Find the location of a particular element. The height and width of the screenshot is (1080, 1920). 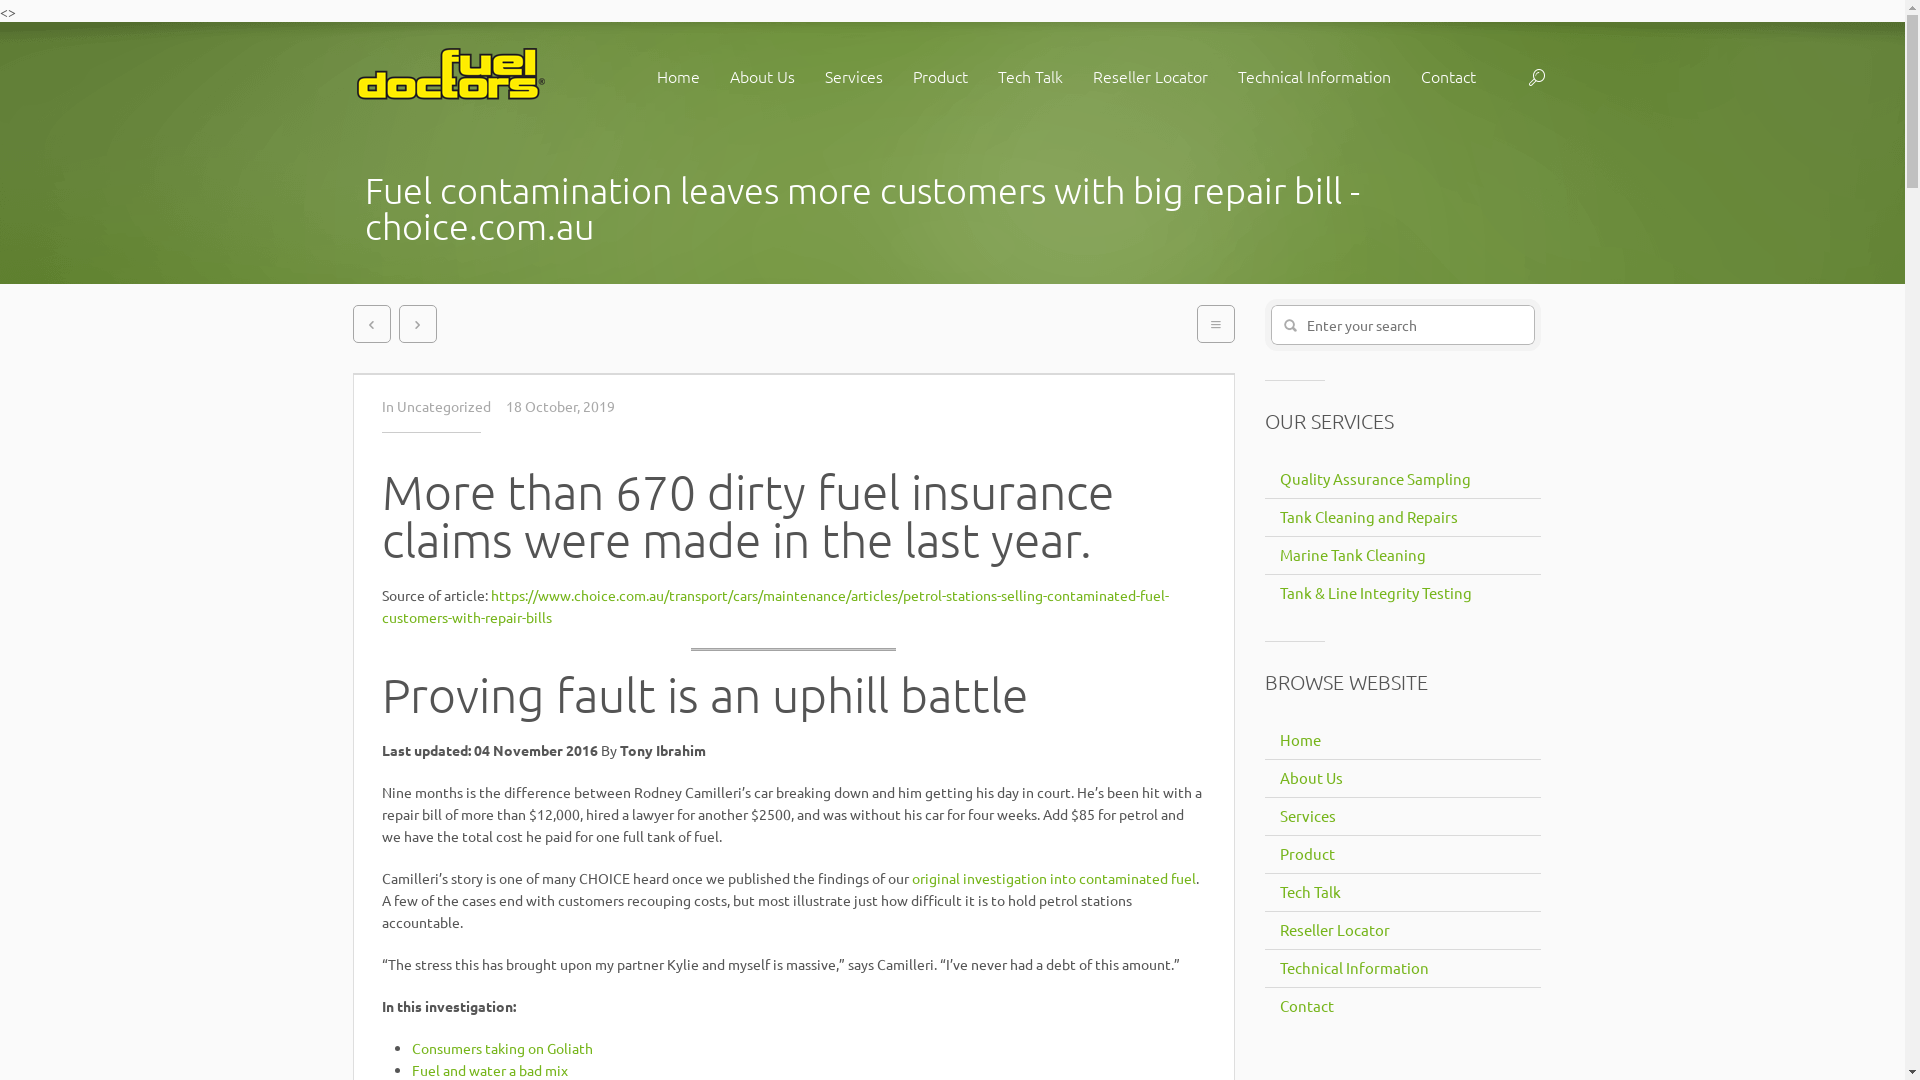

'Home' is located at coordinates (678, 75).